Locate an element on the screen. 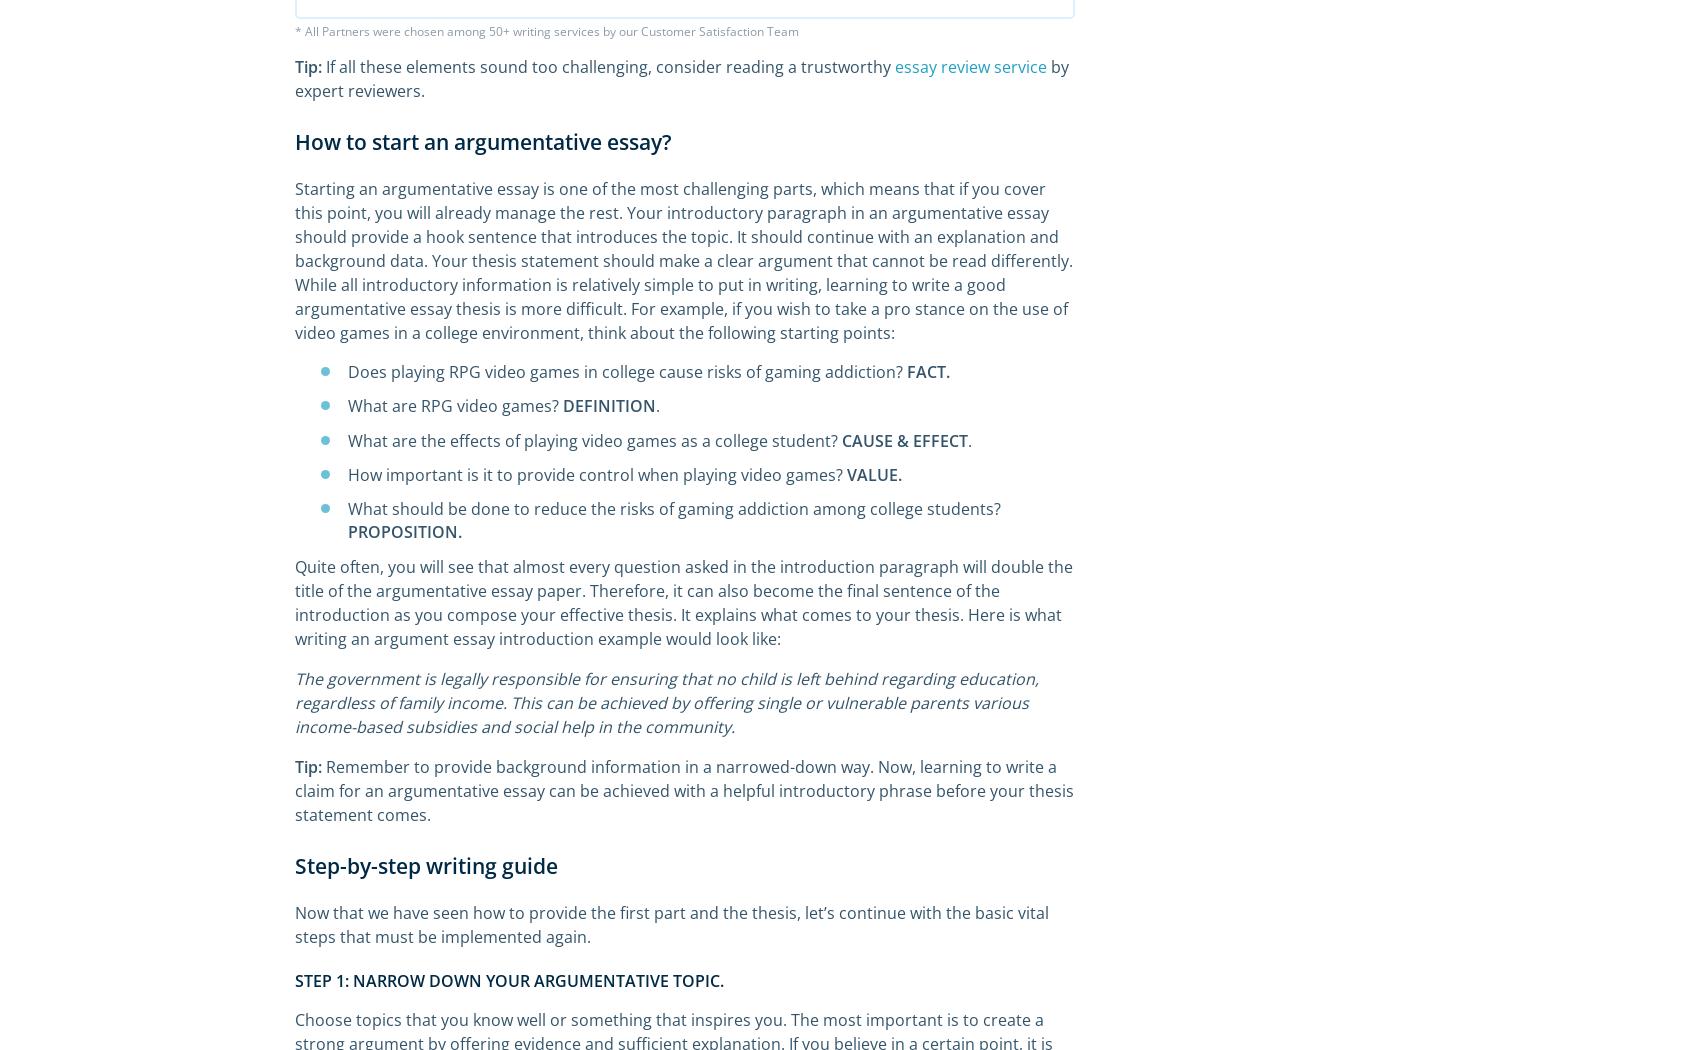  'PROPOSITION.' is located at coordinates (405, 530).